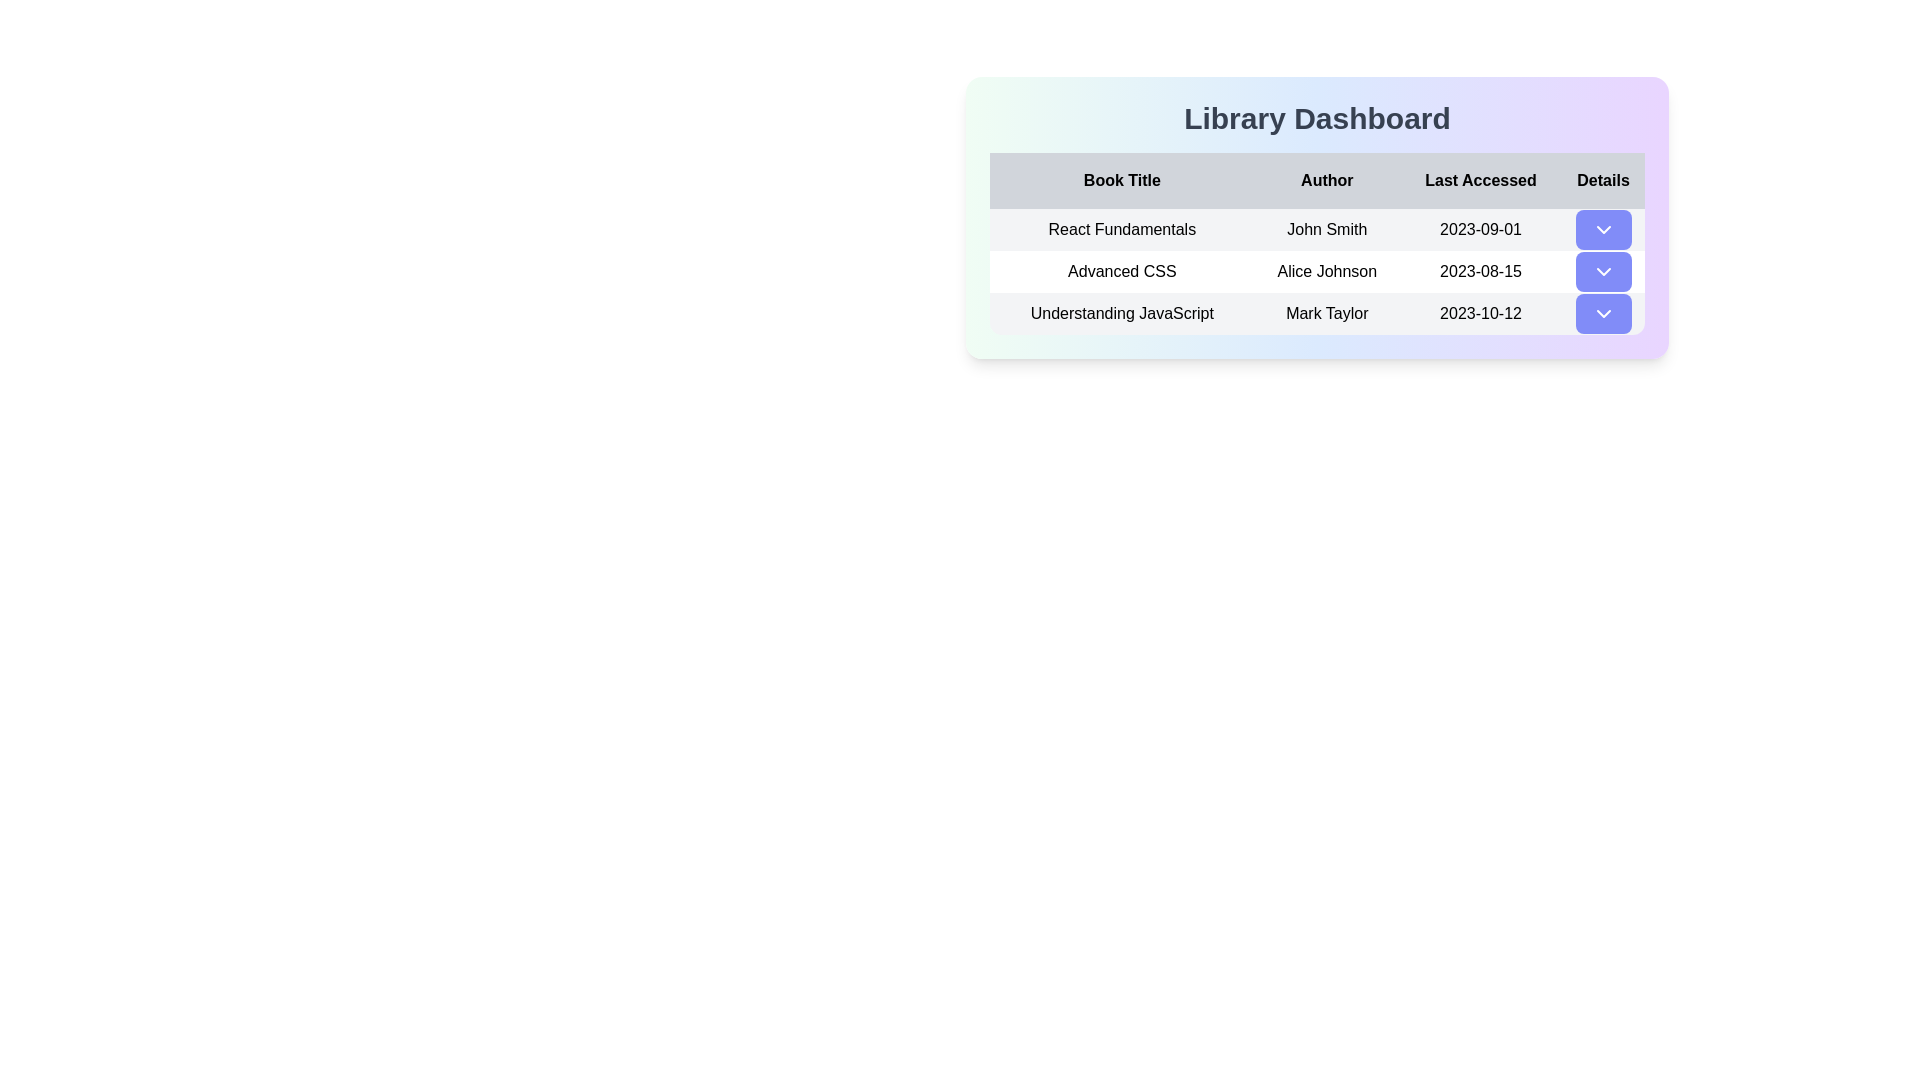 The width and height of the screenshot is (1920, 1080). Describe the element at coordinates (1327, 272) in the screenshot. I see `information displayed in the Text label located in the second row under the 'Author' column of the table` at that location.